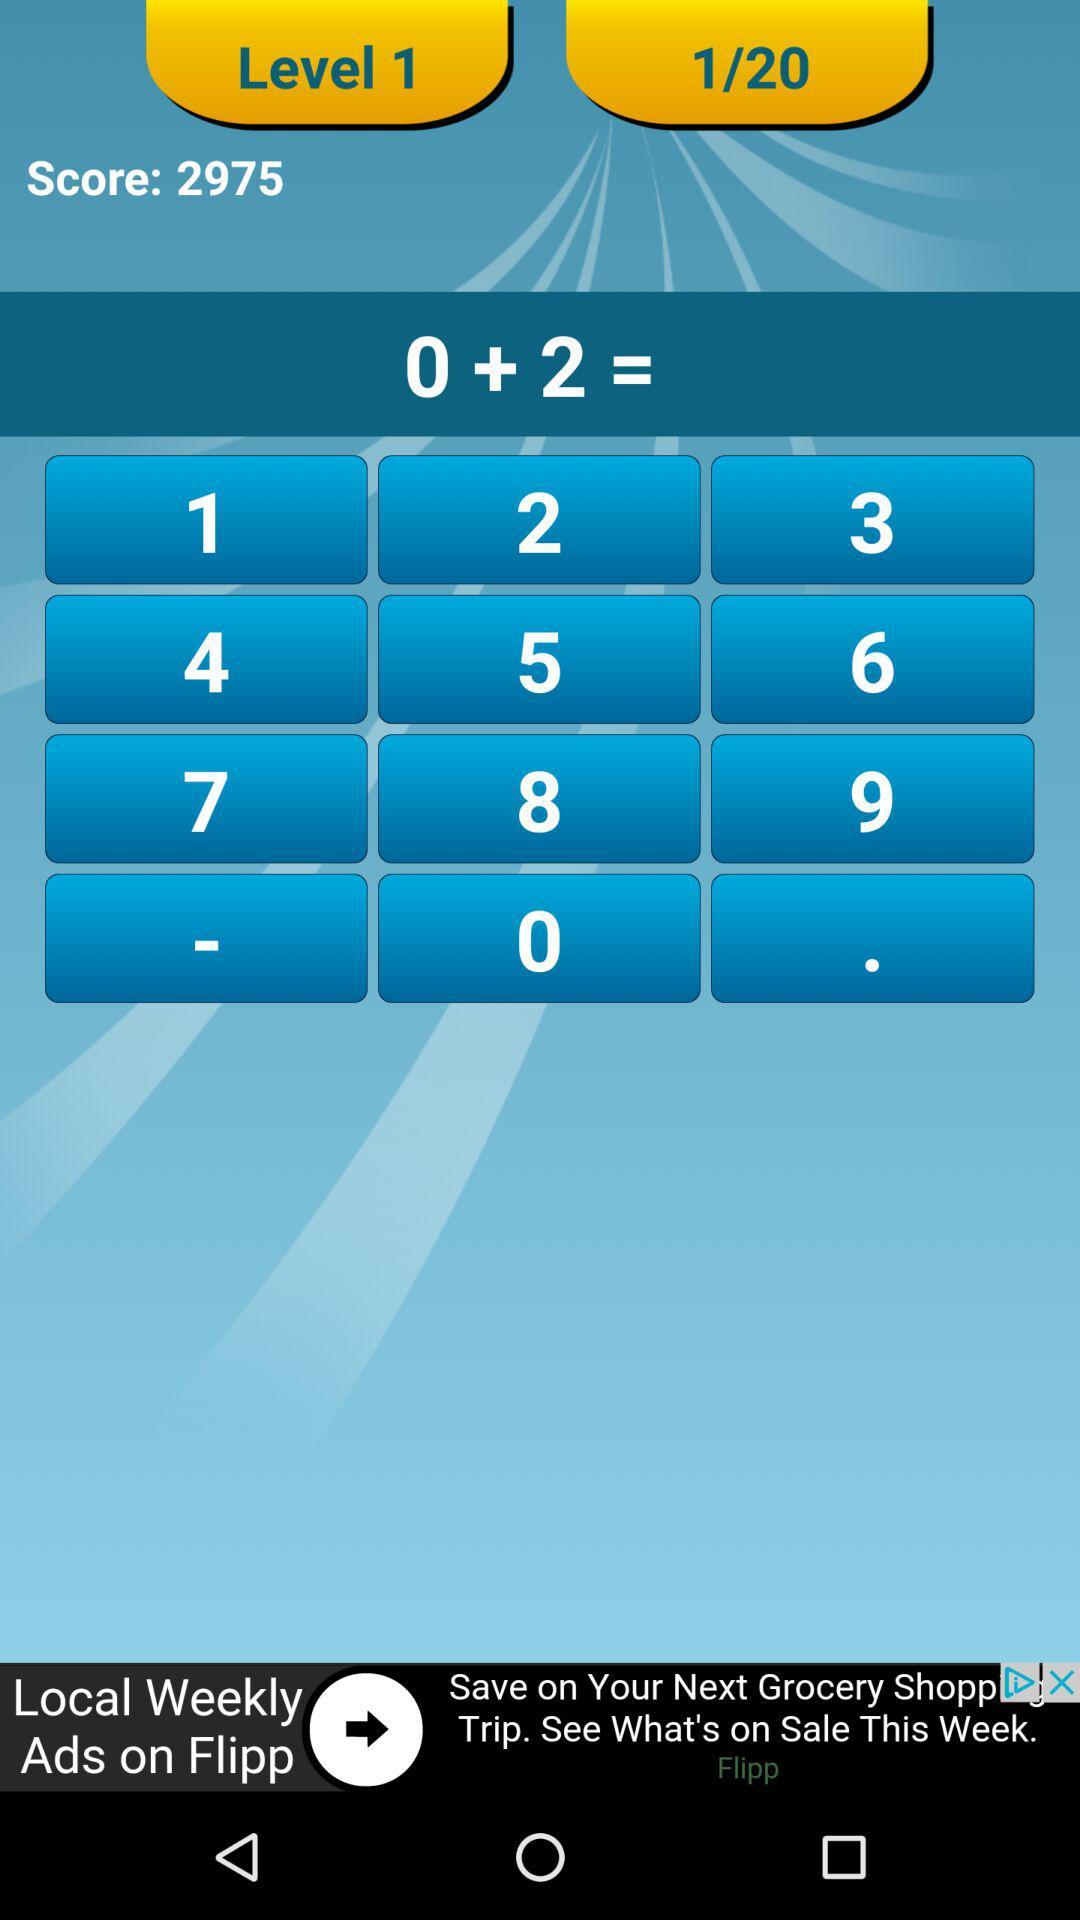  What do you see at coordinates (540, 1727) in the screenshot?
I see `open advertisement` at bounding box center [540, 1727].